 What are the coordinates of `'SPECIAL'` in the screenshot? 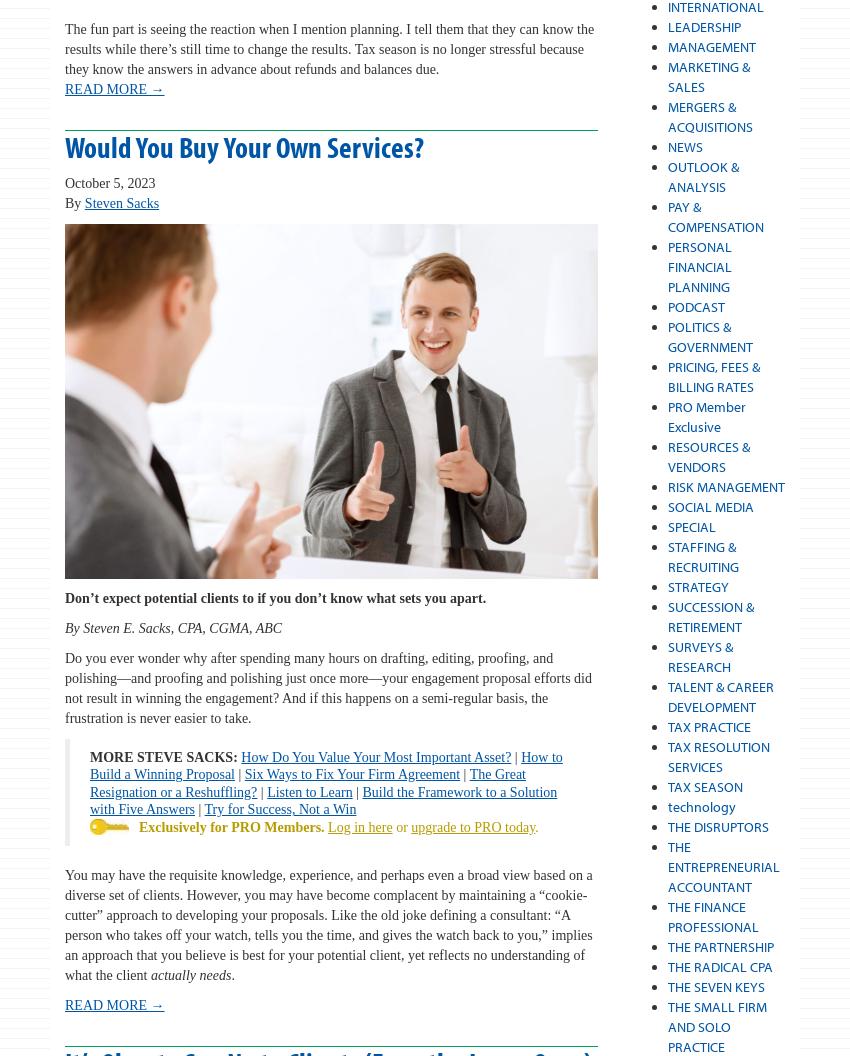 It's located at (689, 526).